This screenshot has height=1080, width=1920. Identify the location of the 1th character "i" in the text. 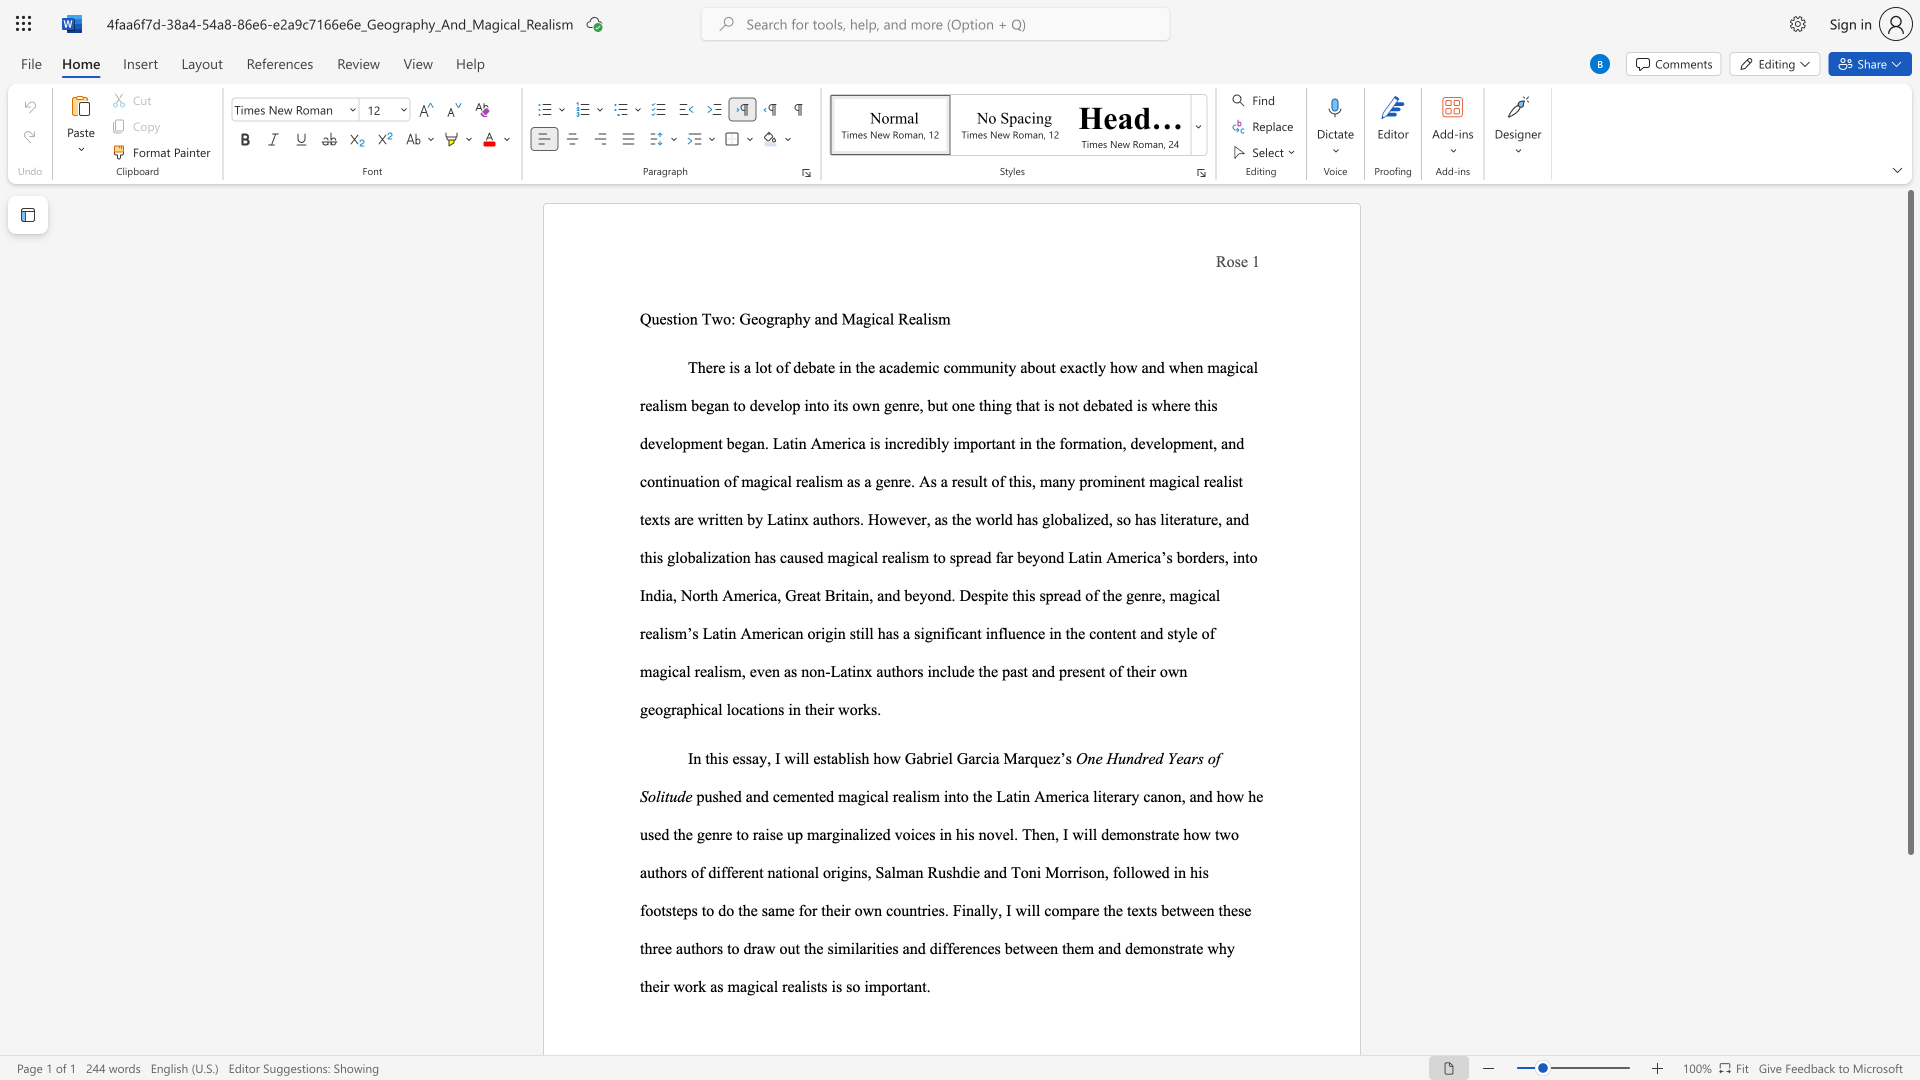
(1175, 871).